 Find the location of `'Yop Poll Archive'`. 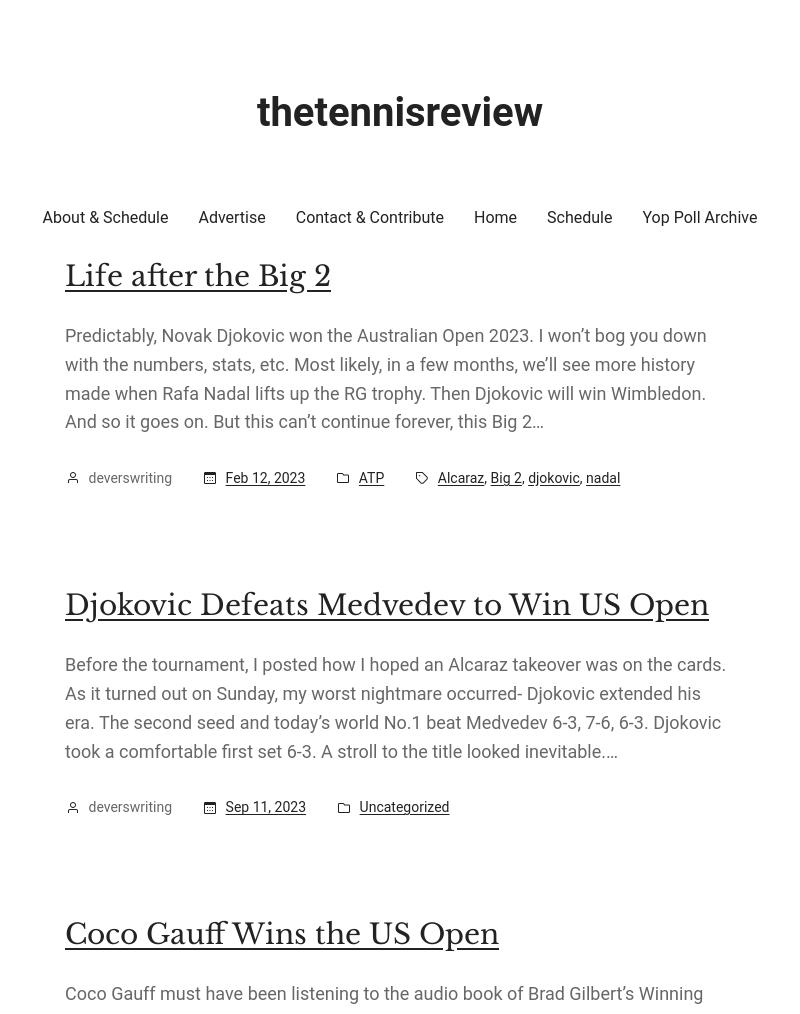

'Yop Poll Archive' is located at coordinates (699, 216).